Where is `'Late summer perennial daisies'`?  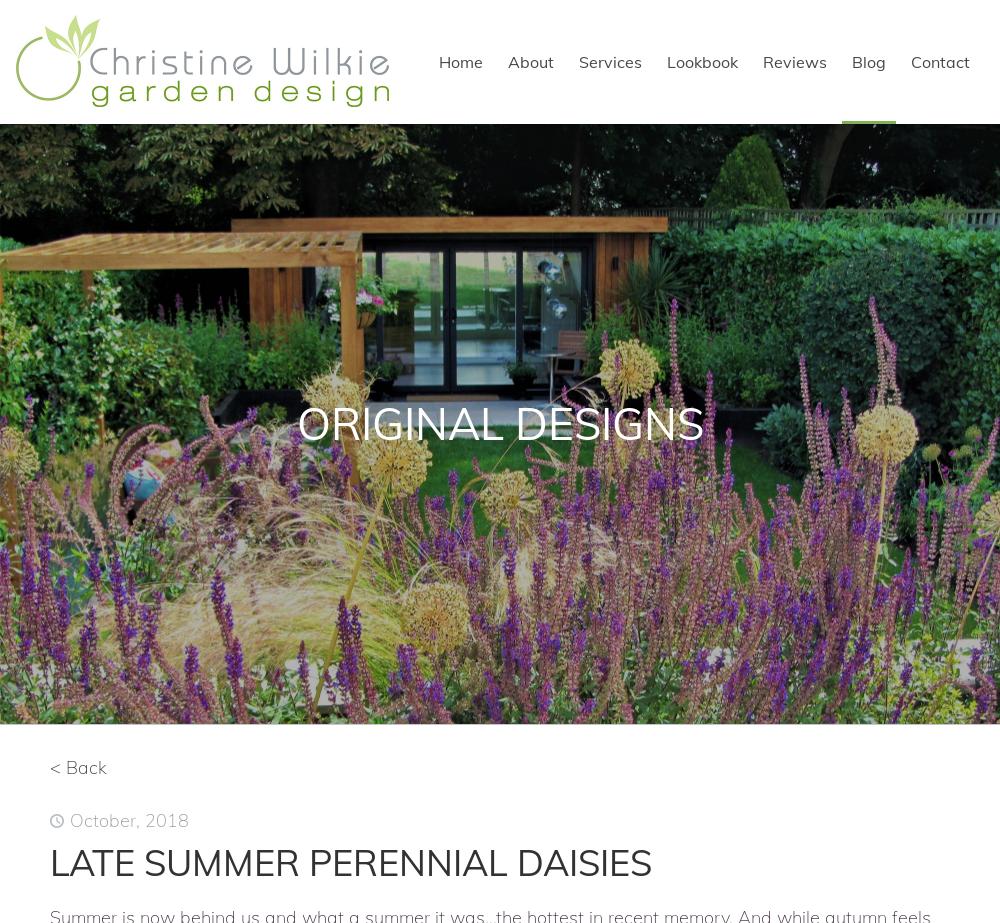
'Late summer perennial daisies' is located at coordinates (350, 861).